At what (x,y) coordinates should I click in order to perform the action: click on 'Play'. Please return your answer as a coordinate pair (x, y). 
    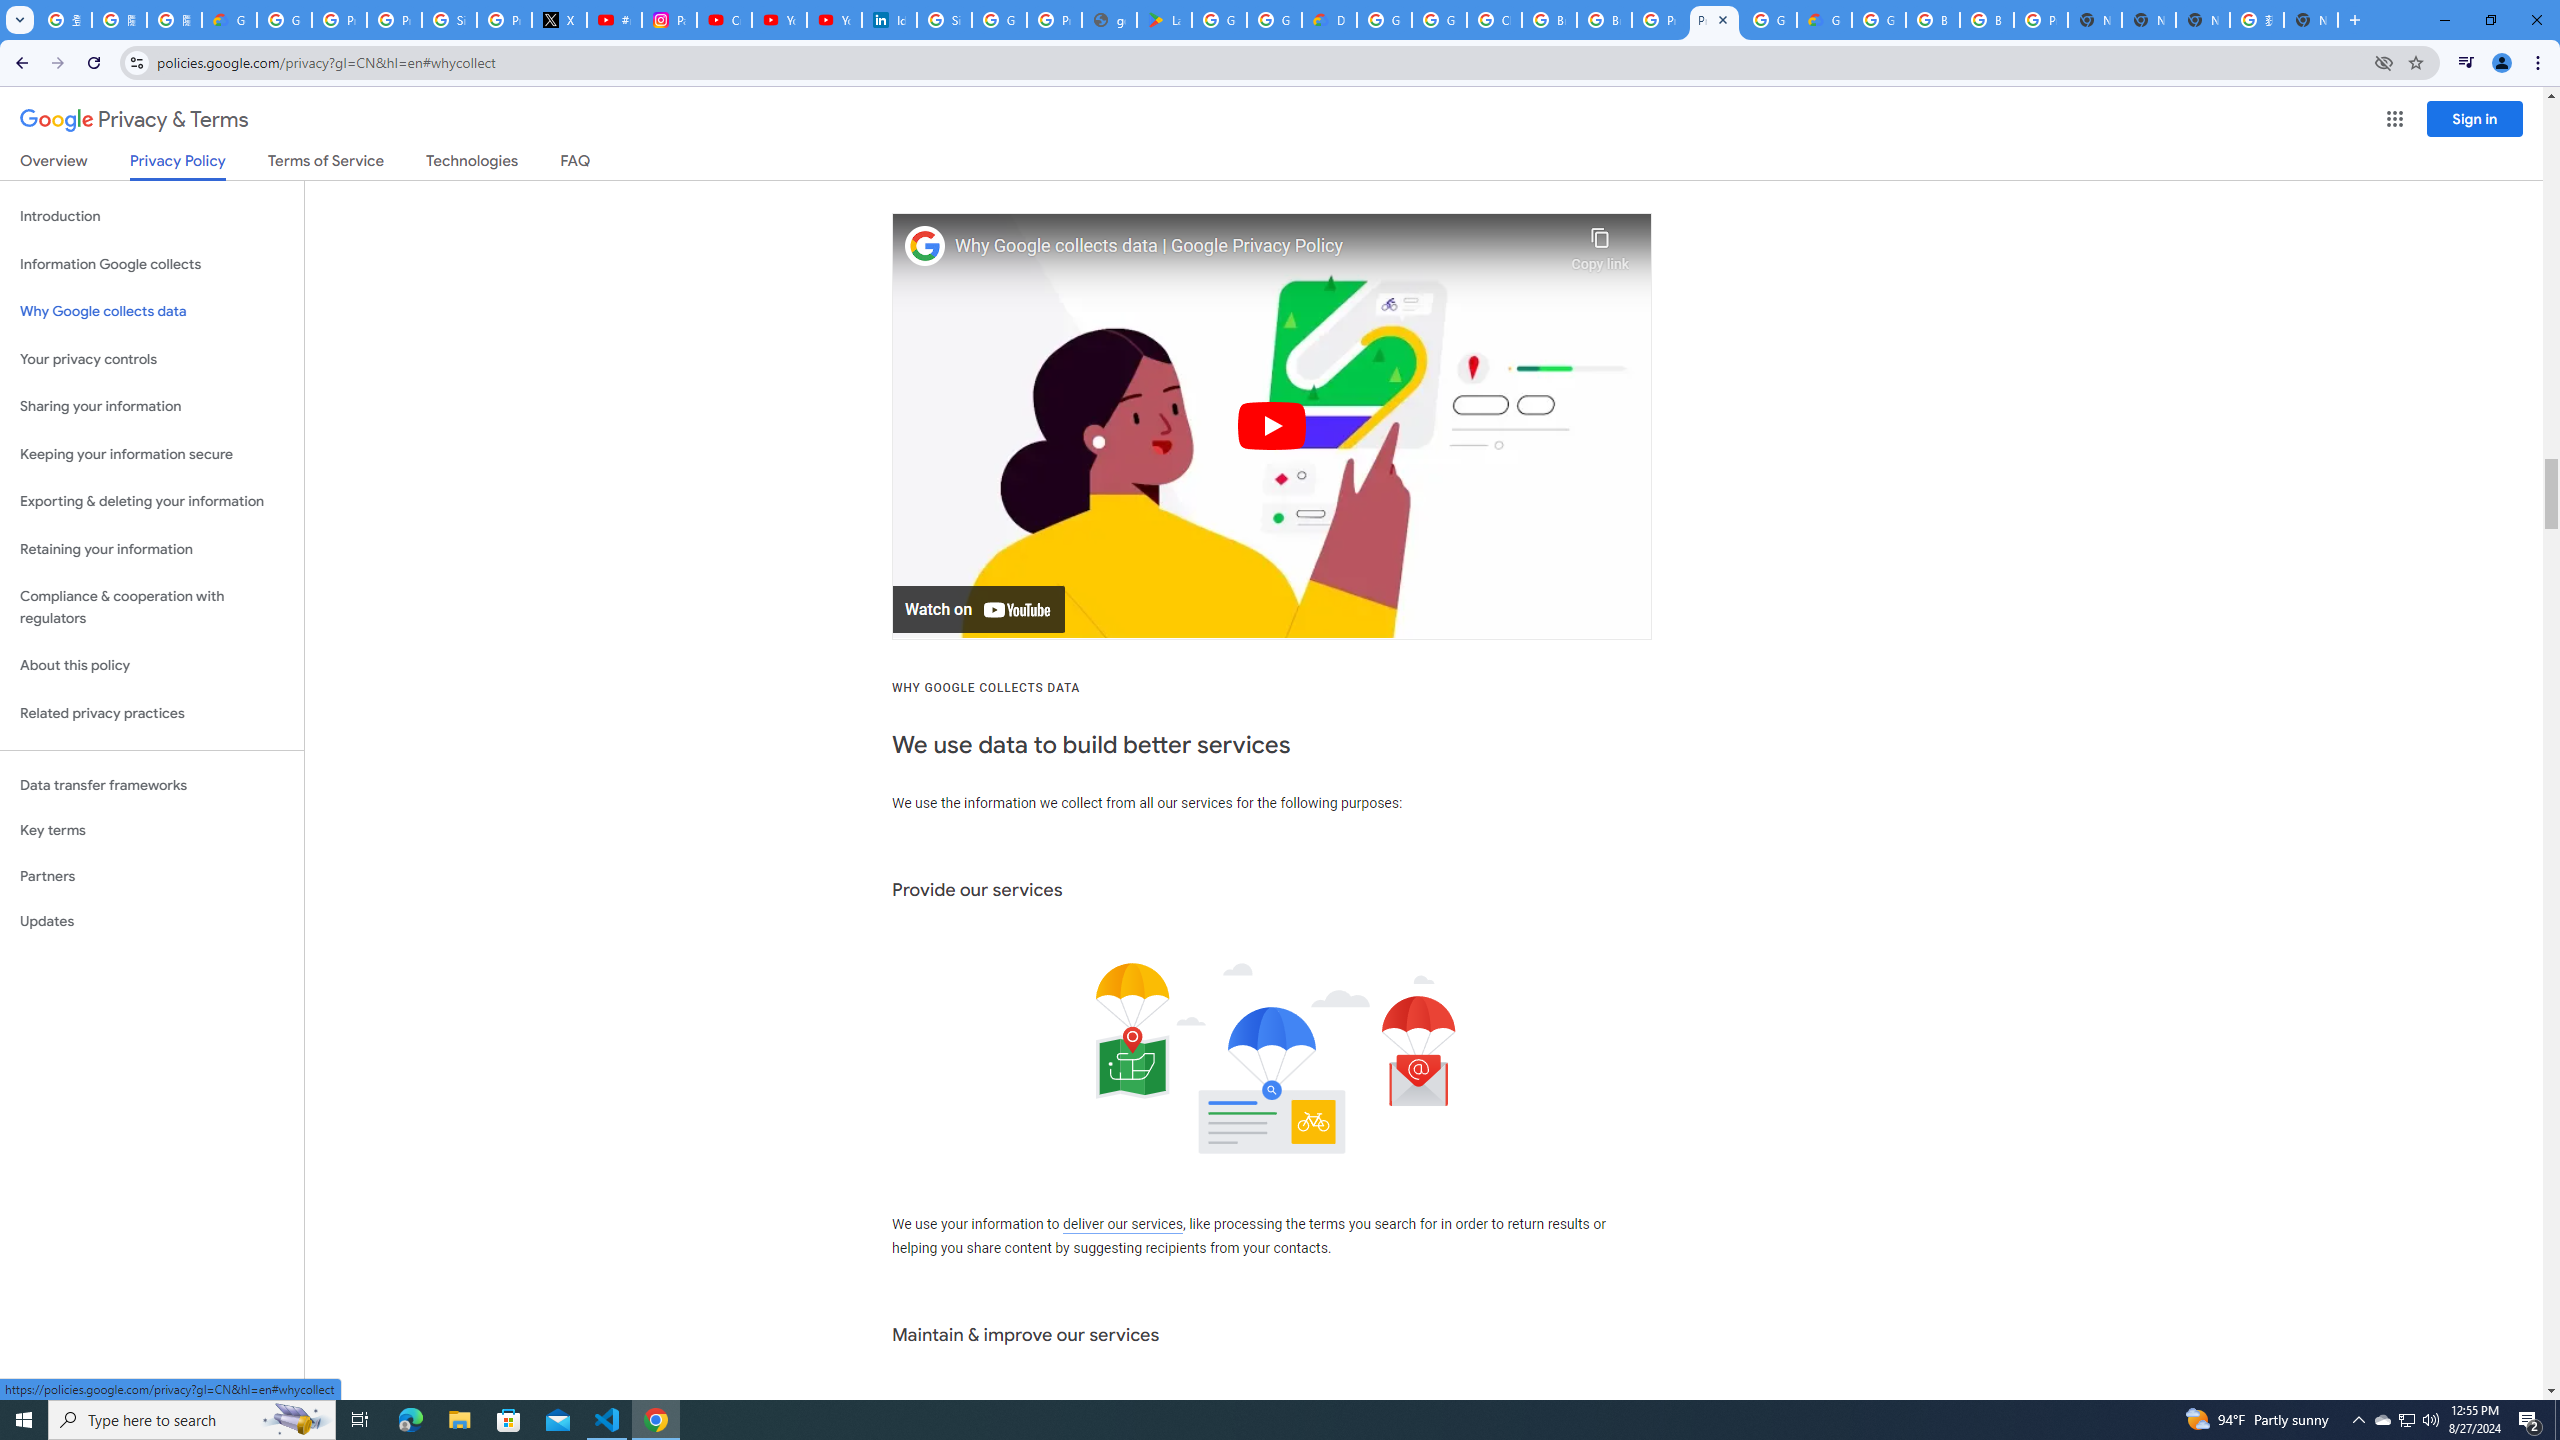
    Looking at the image, I should click on (1271, 425).